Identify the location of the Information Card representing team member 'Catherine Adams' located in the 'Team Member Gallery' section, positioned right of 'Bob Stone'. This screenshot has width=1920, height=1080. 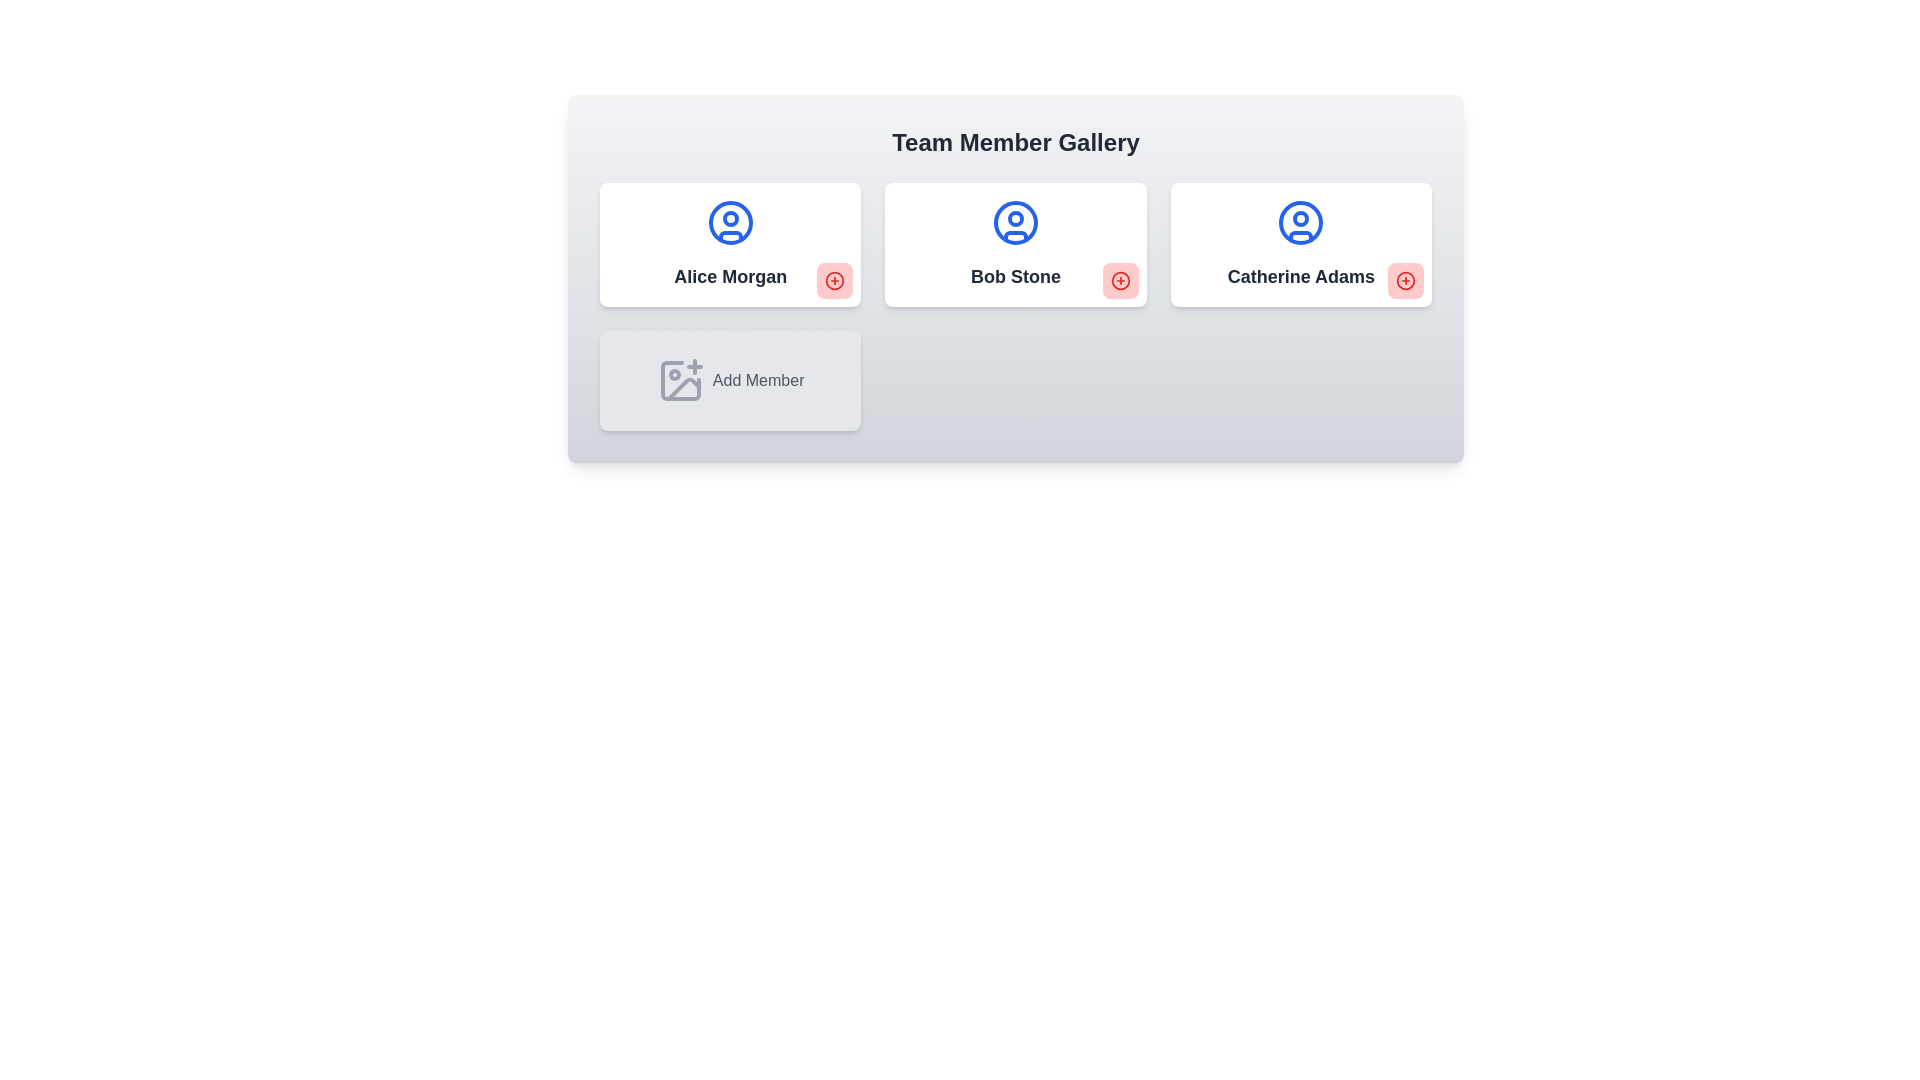
(1300, 244).